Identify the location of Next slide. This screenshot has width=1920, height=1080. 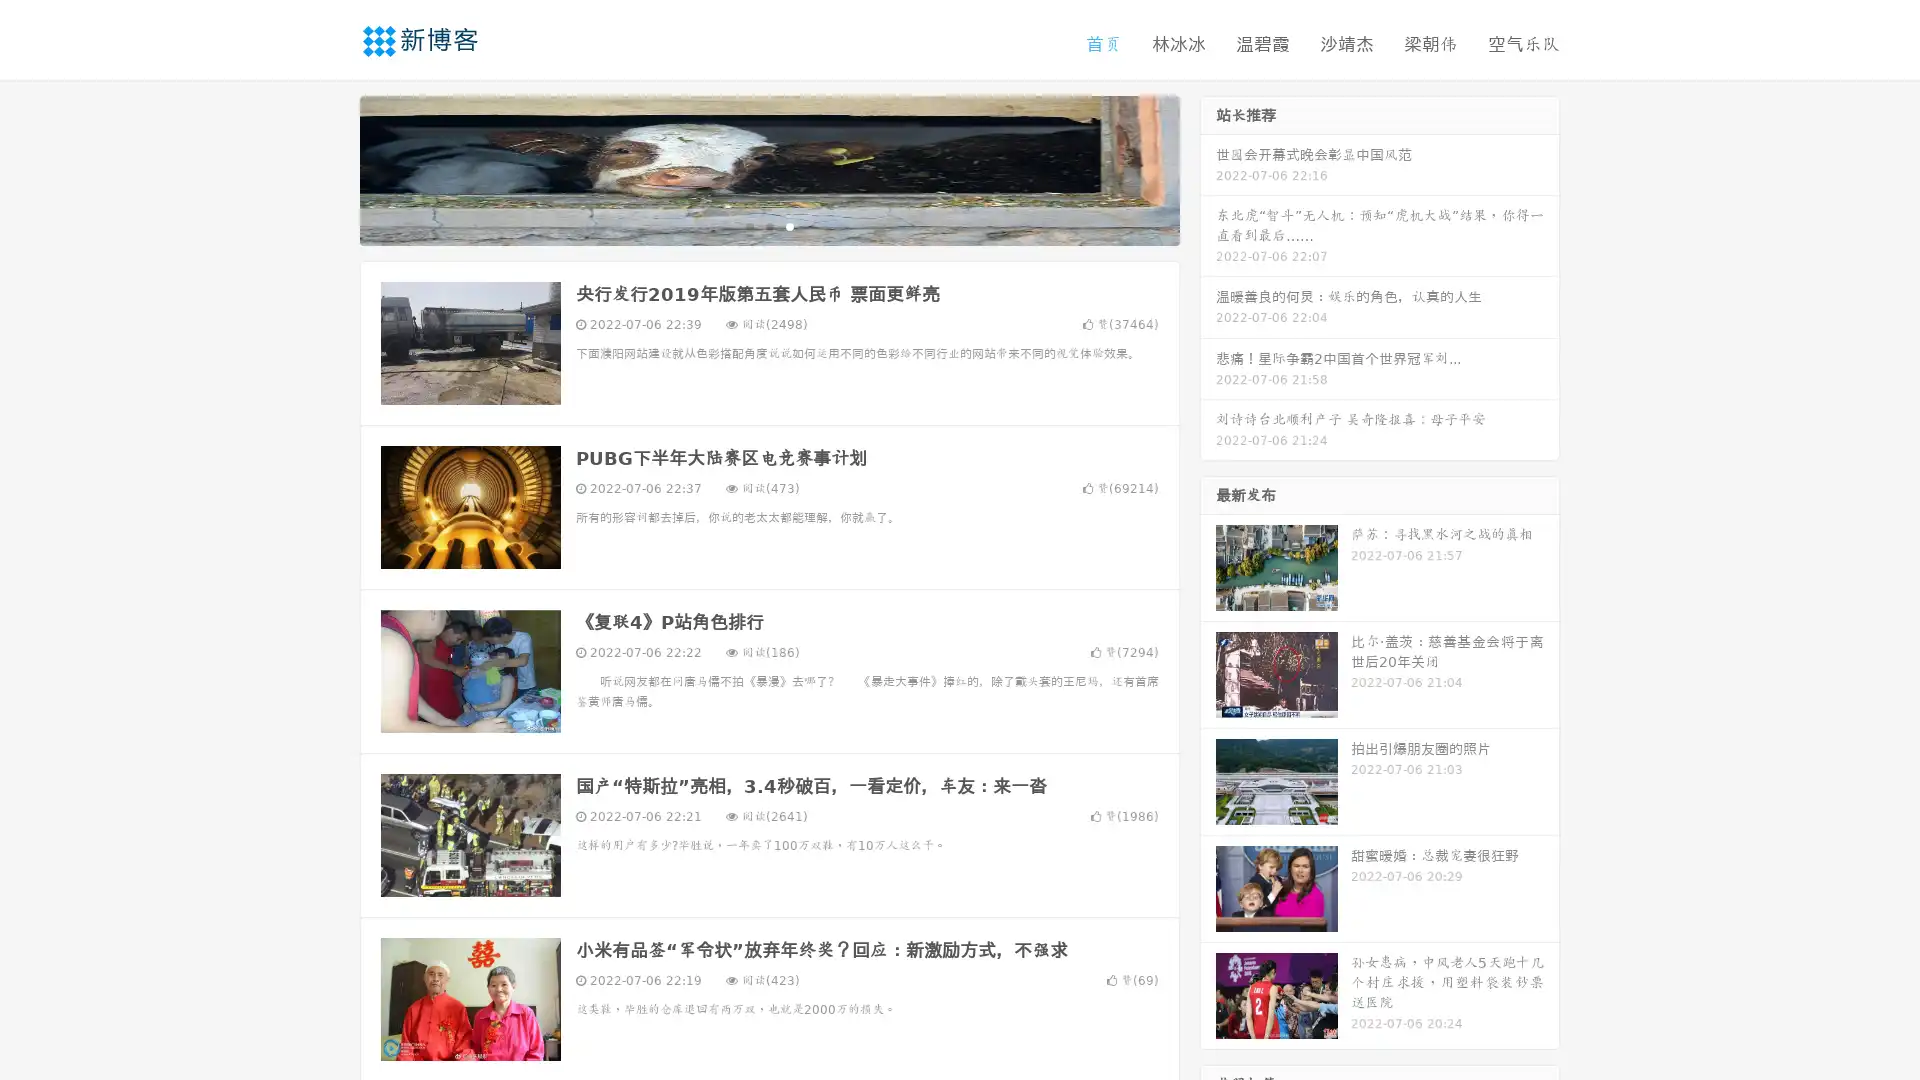
(1208, 168).